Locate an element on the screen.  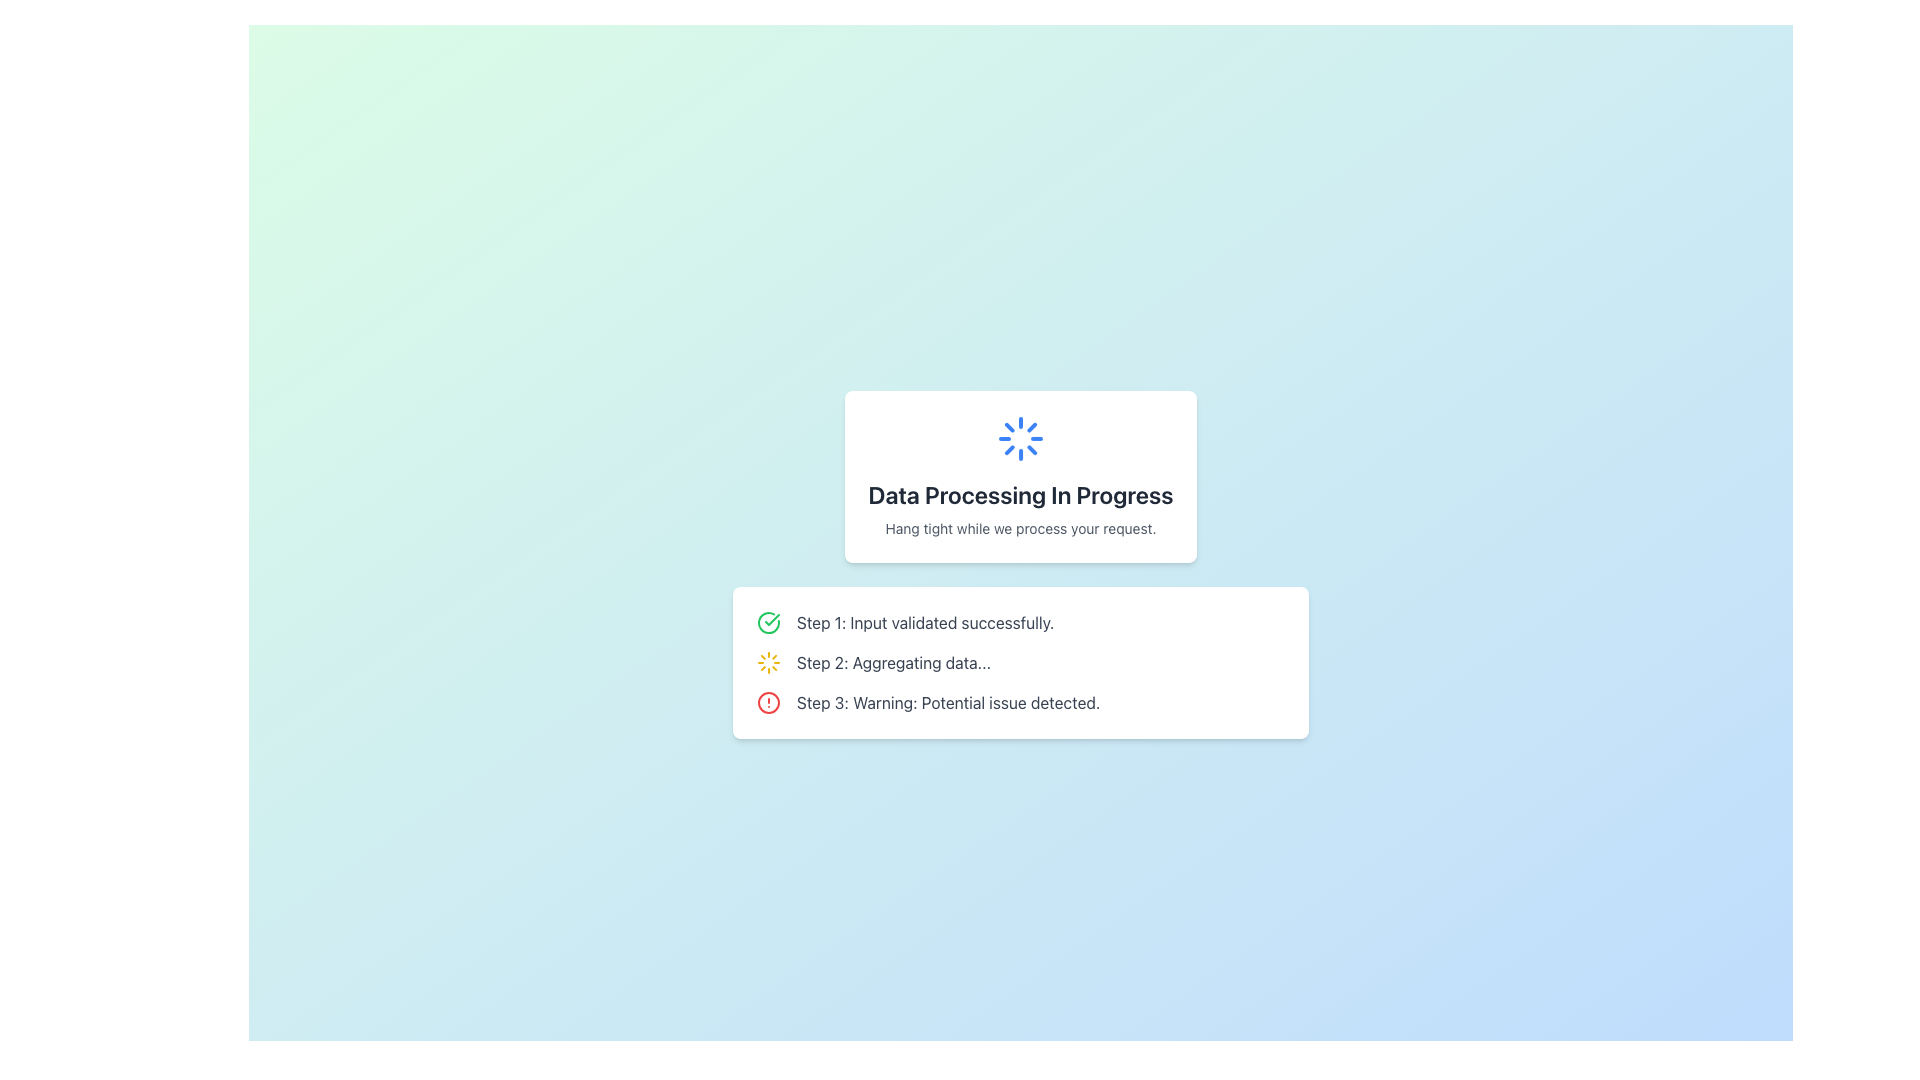
the text label reading 'Step 3: Warning: Potential issue detected.', which is styled with a bold font and is colored red, indicating a warning in the task status sequence is located at coordinates (947, 701).